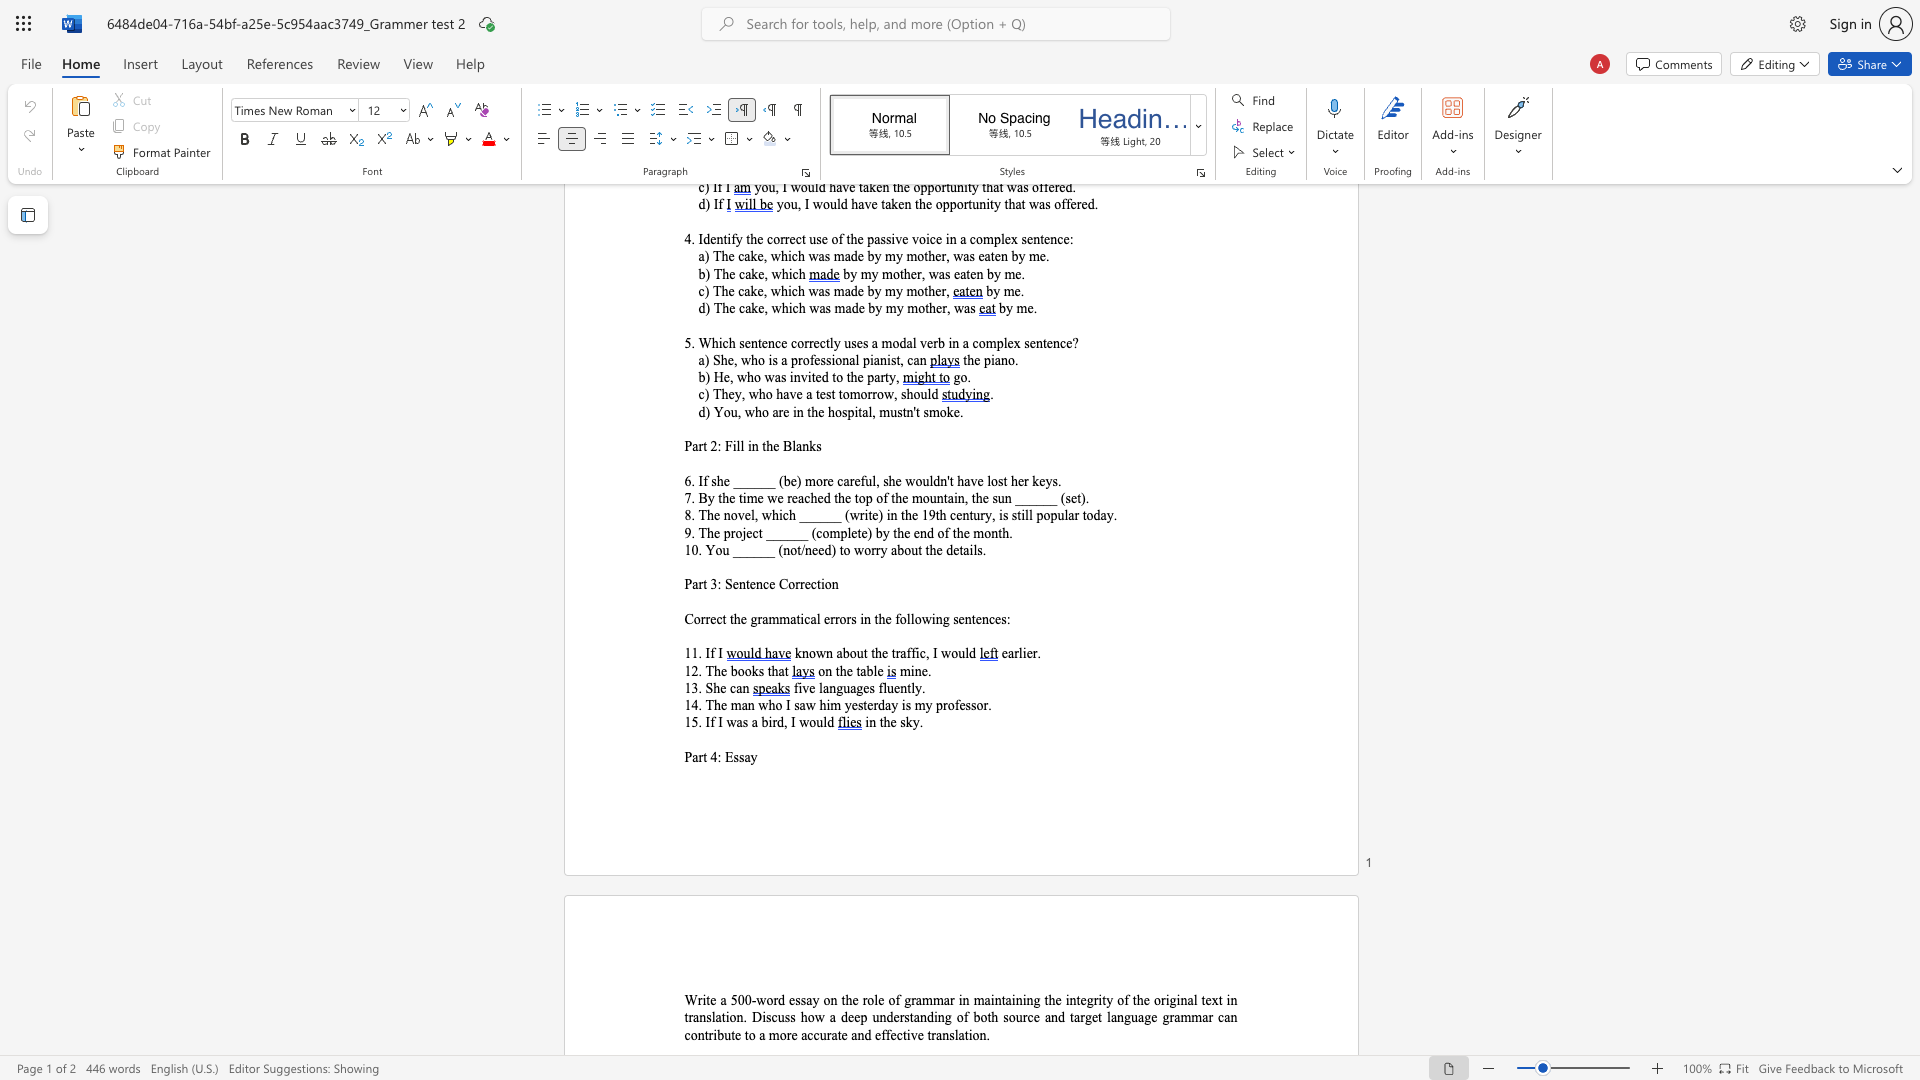  Describe the element at coordinates (931, 653) in the screenshot. I see `the subset text "I wo" within the text "known about the traffic, I would"` at that location.